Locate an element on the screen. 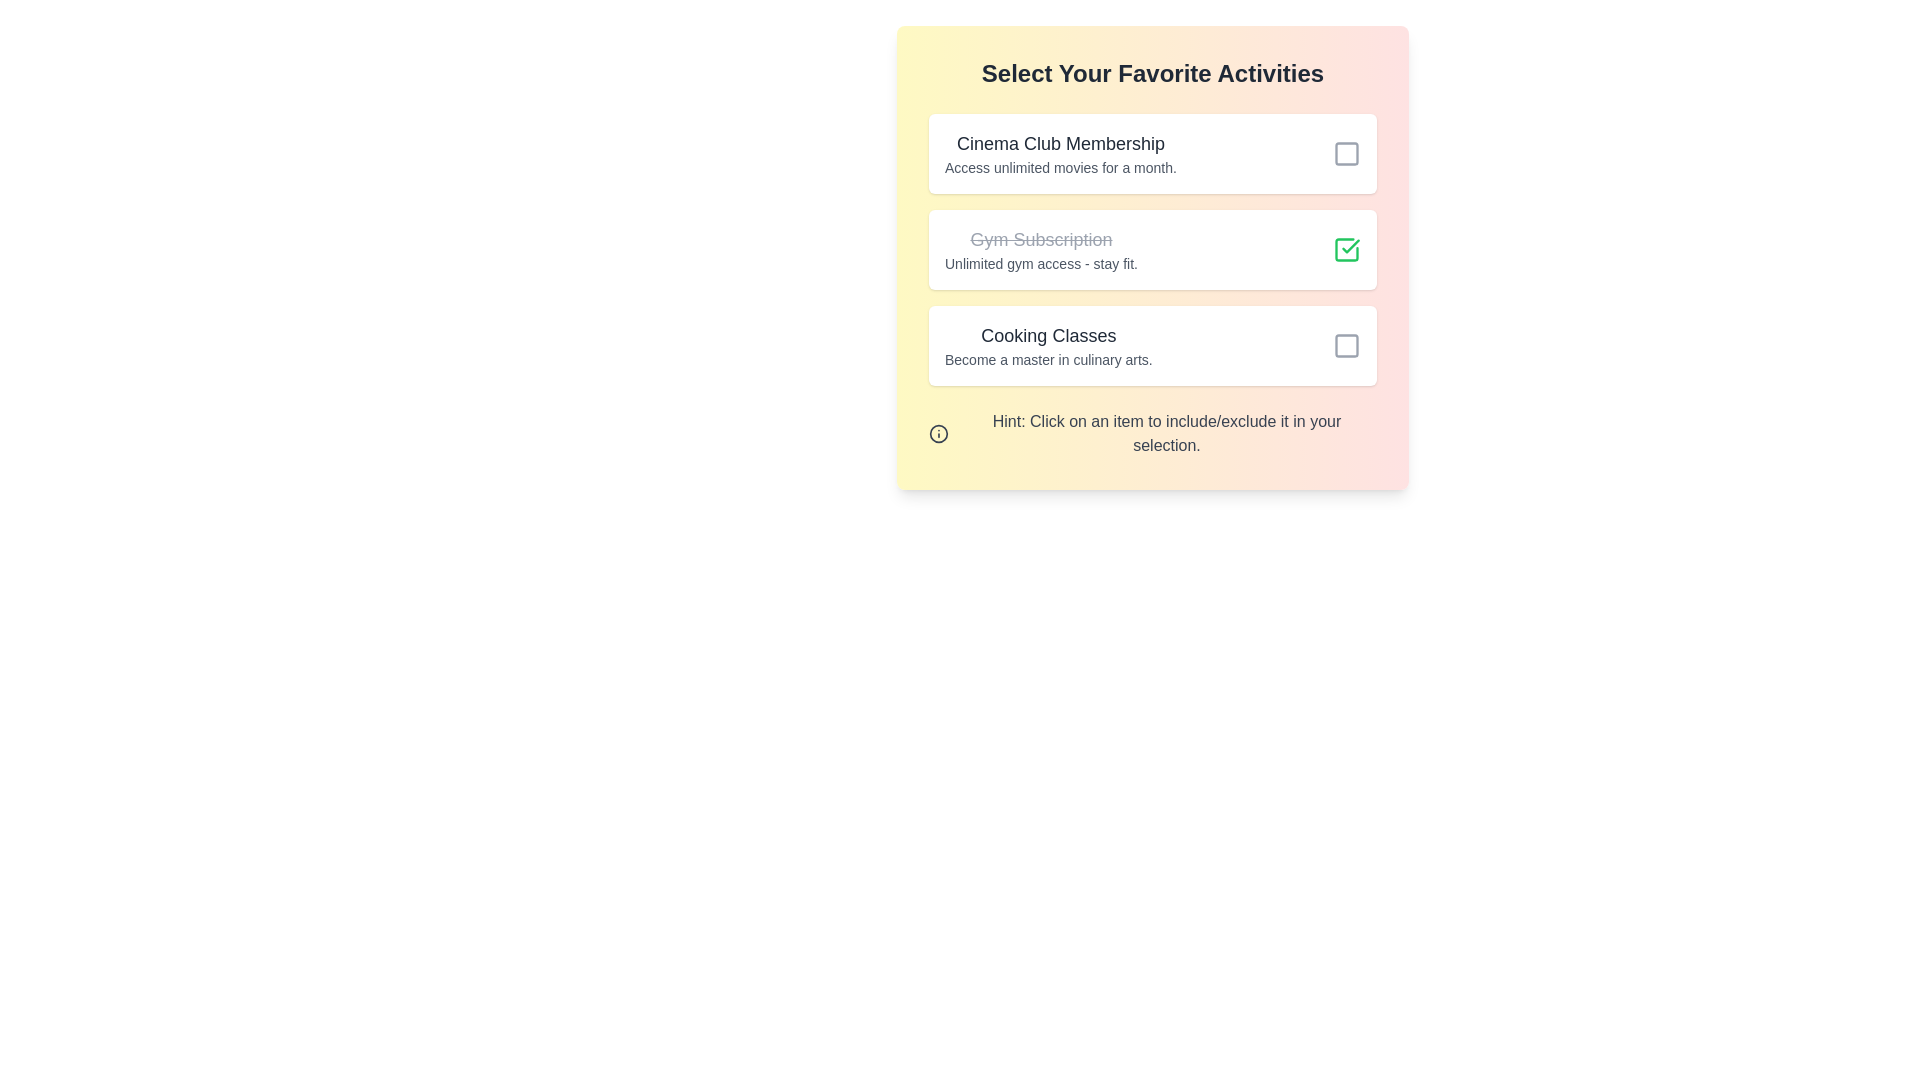 The width and height of the screenshot is (1920, 1080). the Checkbox indicator for the 'Cooking Classes' activity located is located at coordinates (1347, 345).